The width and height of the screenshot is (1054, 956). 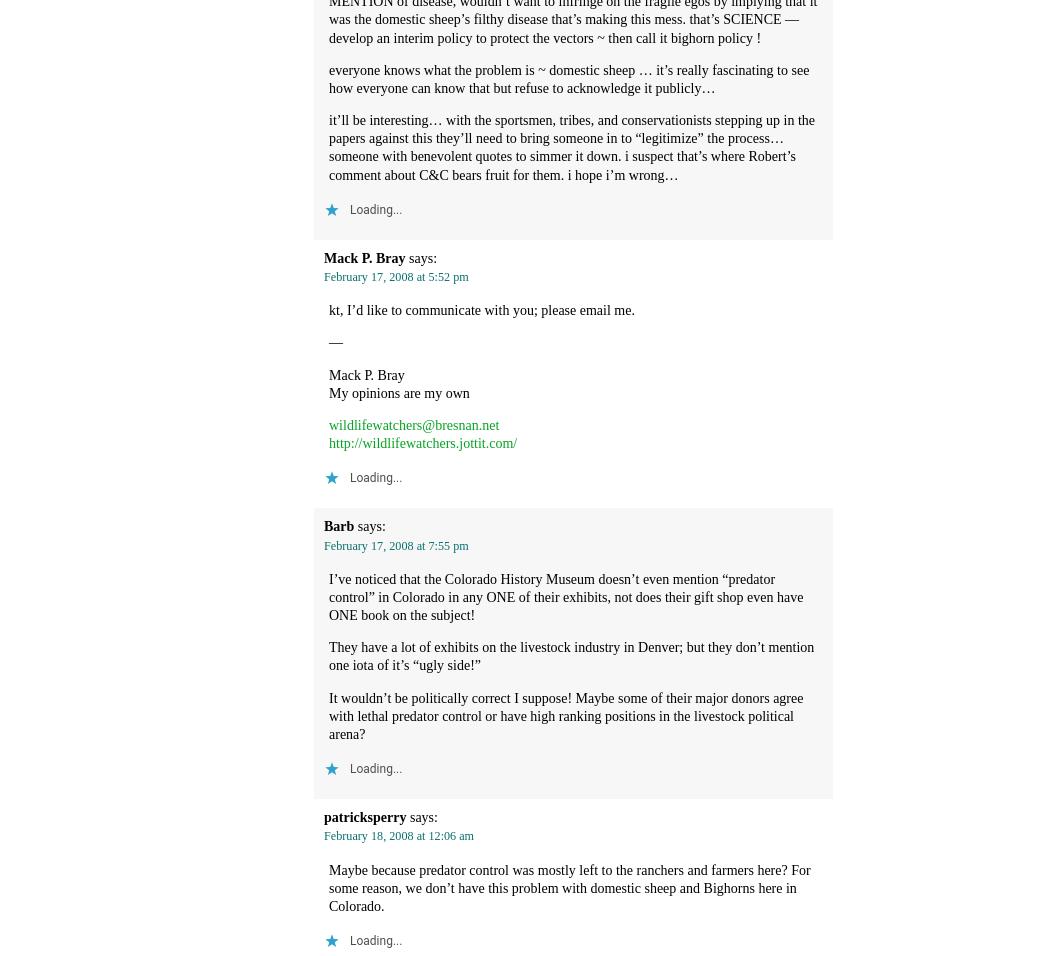 What do you see at coordinates (571, 656) in the screenshot?
I see `'They have a lot of exhibits on the livestock industry in Denver; but they don’t mention one iota of it’s “ugly side!”'` at bounding box center [571, 656].